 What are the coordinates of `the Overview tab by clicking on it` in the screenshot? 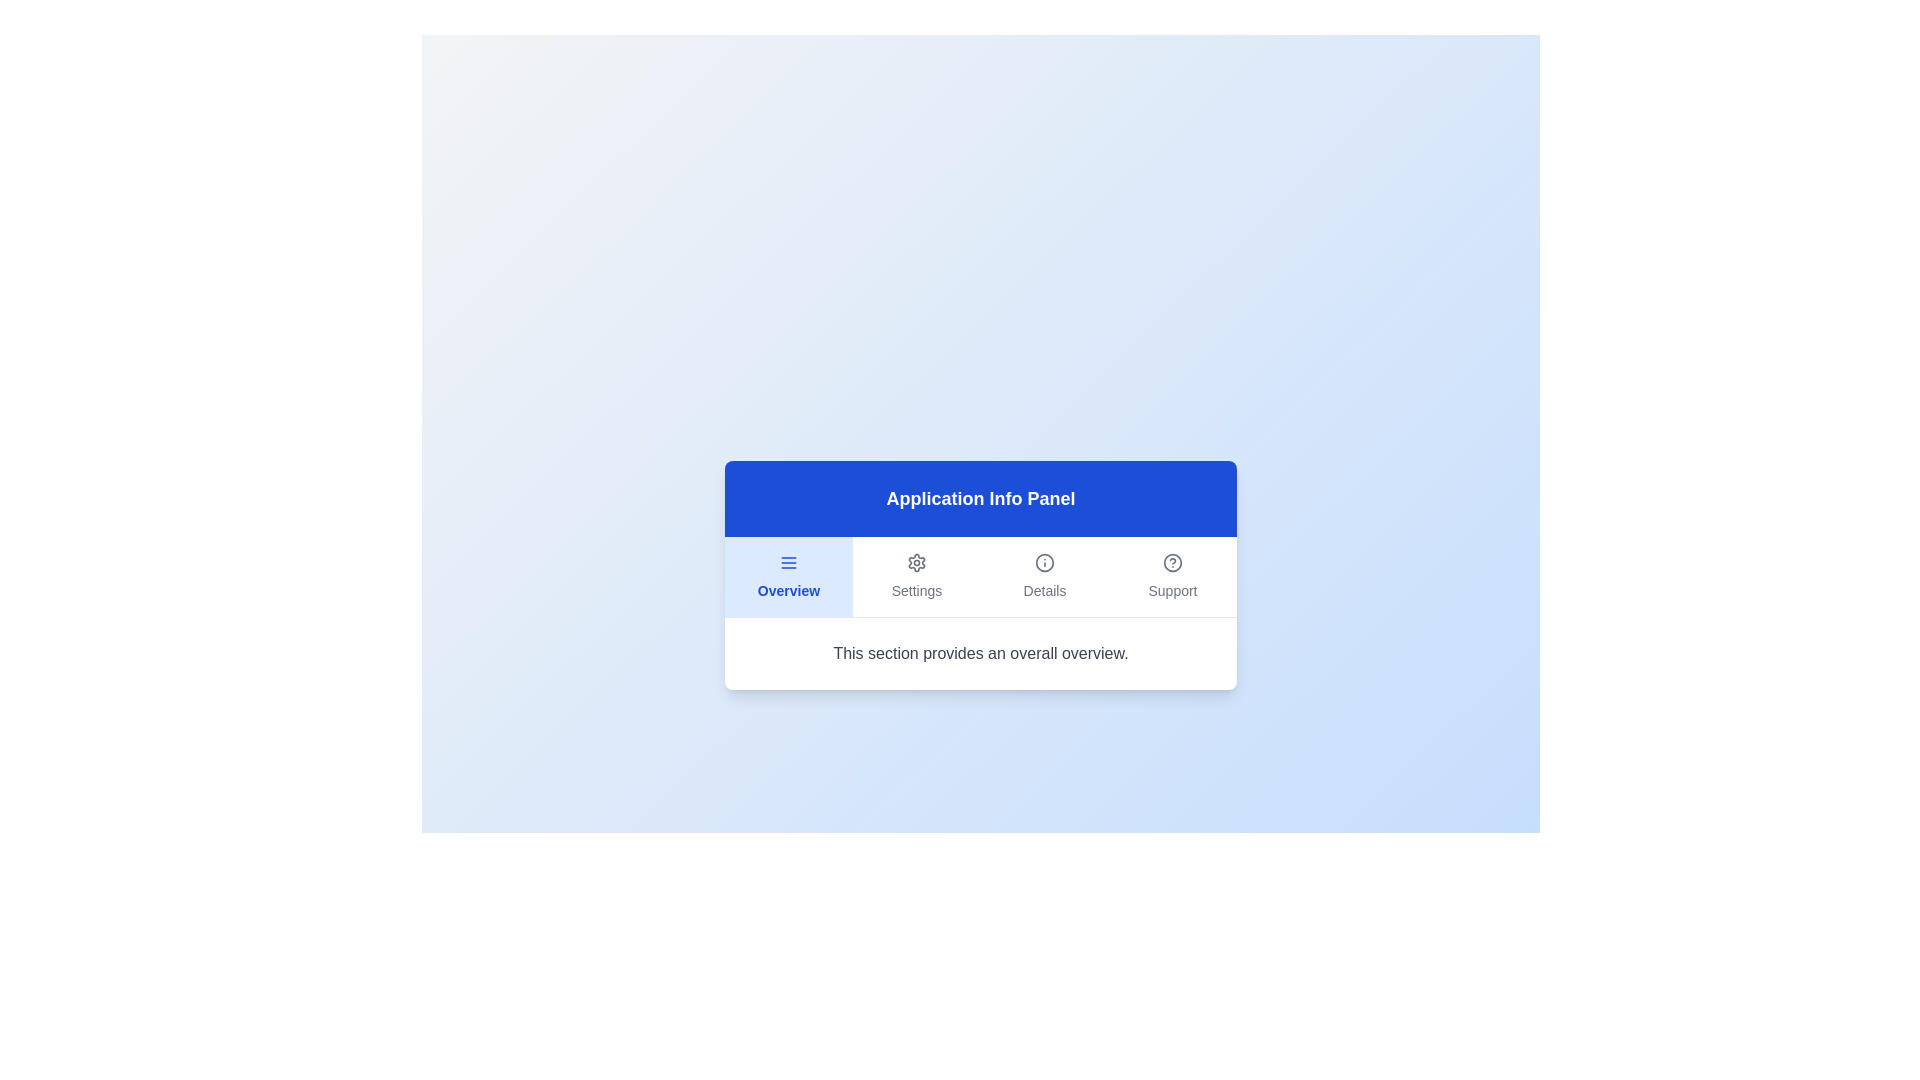 It's located at (787, 576).